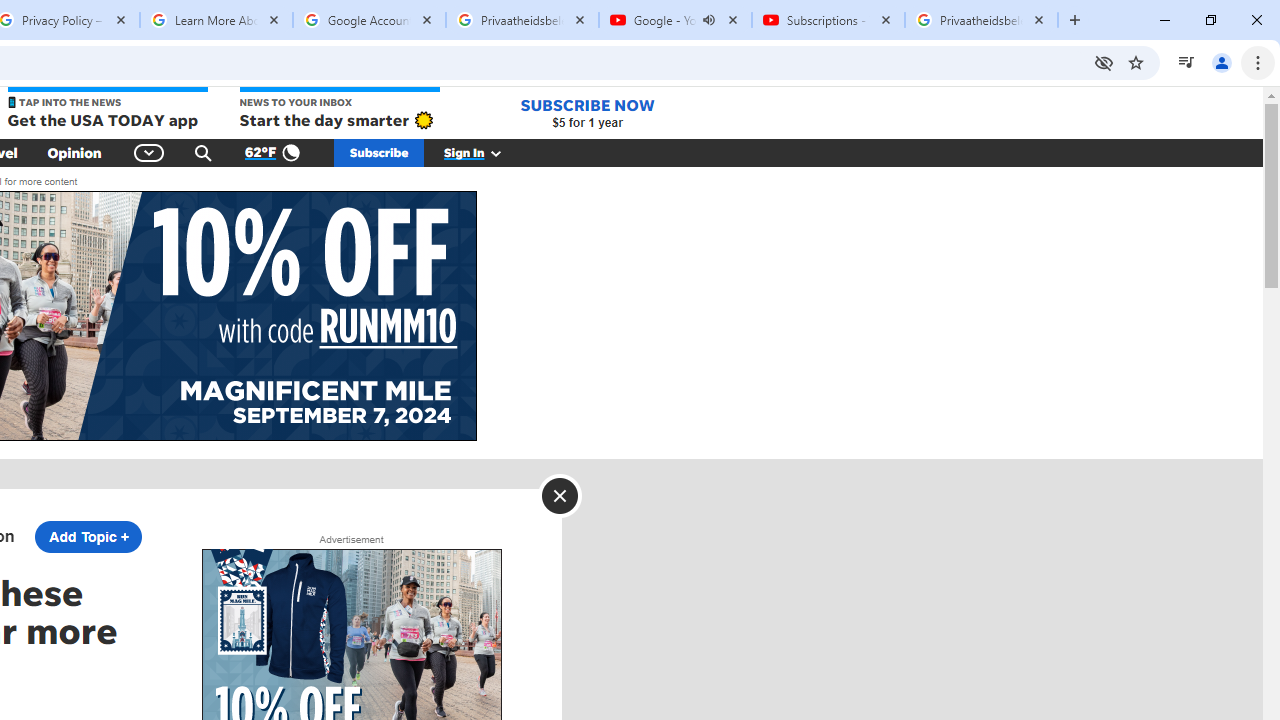 Image resolution: width=1280 pixels, height=720 pixels. Describe the element at coordinates (1220, 61) in the screenshot. I see `'You'` at that location.